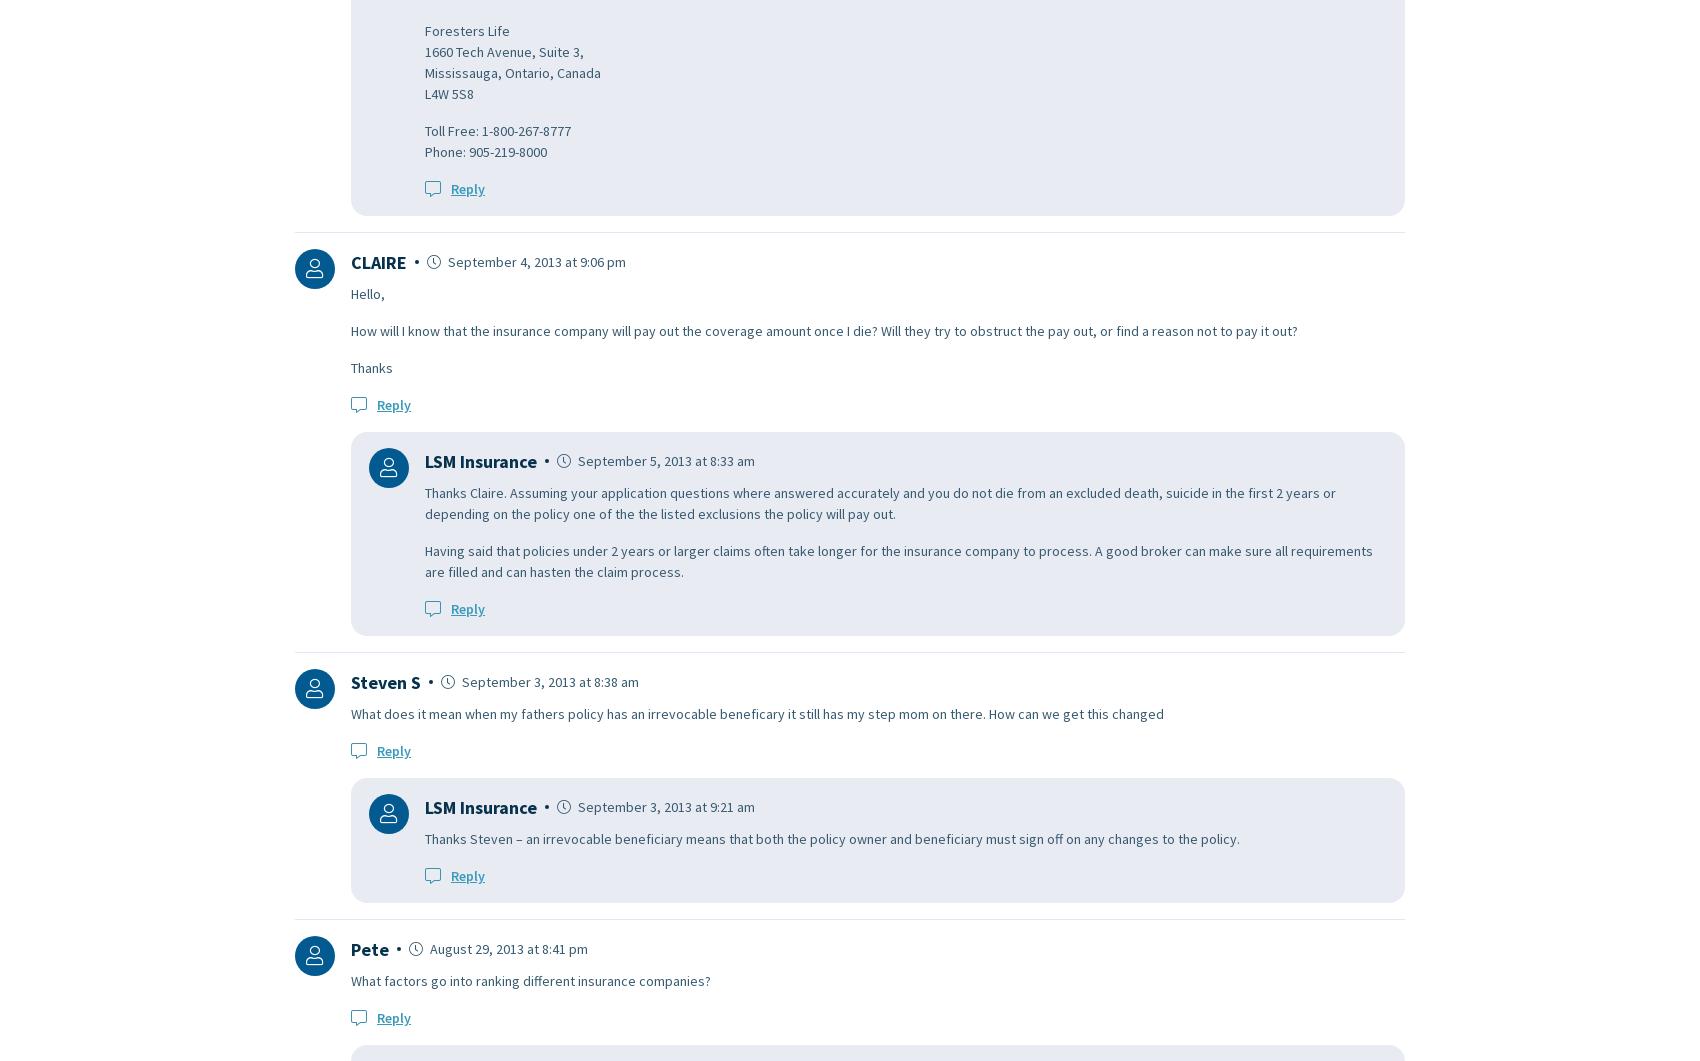 This screenshot has height=1061, width=1700. I want to click on 'Foresters Life', so click(467, 30).